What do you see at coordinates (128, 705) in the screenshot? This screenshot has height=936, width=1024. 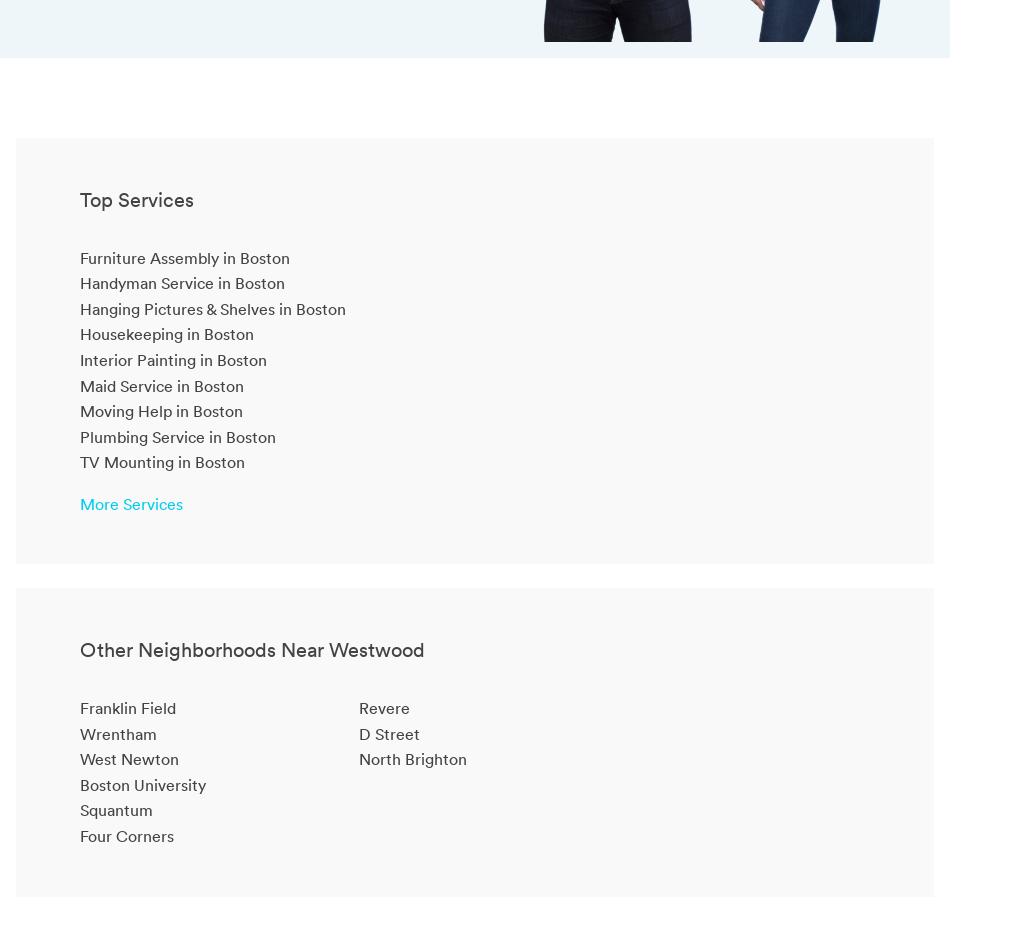 I see `'Franklin Field'` at bounding box center [128, 705].